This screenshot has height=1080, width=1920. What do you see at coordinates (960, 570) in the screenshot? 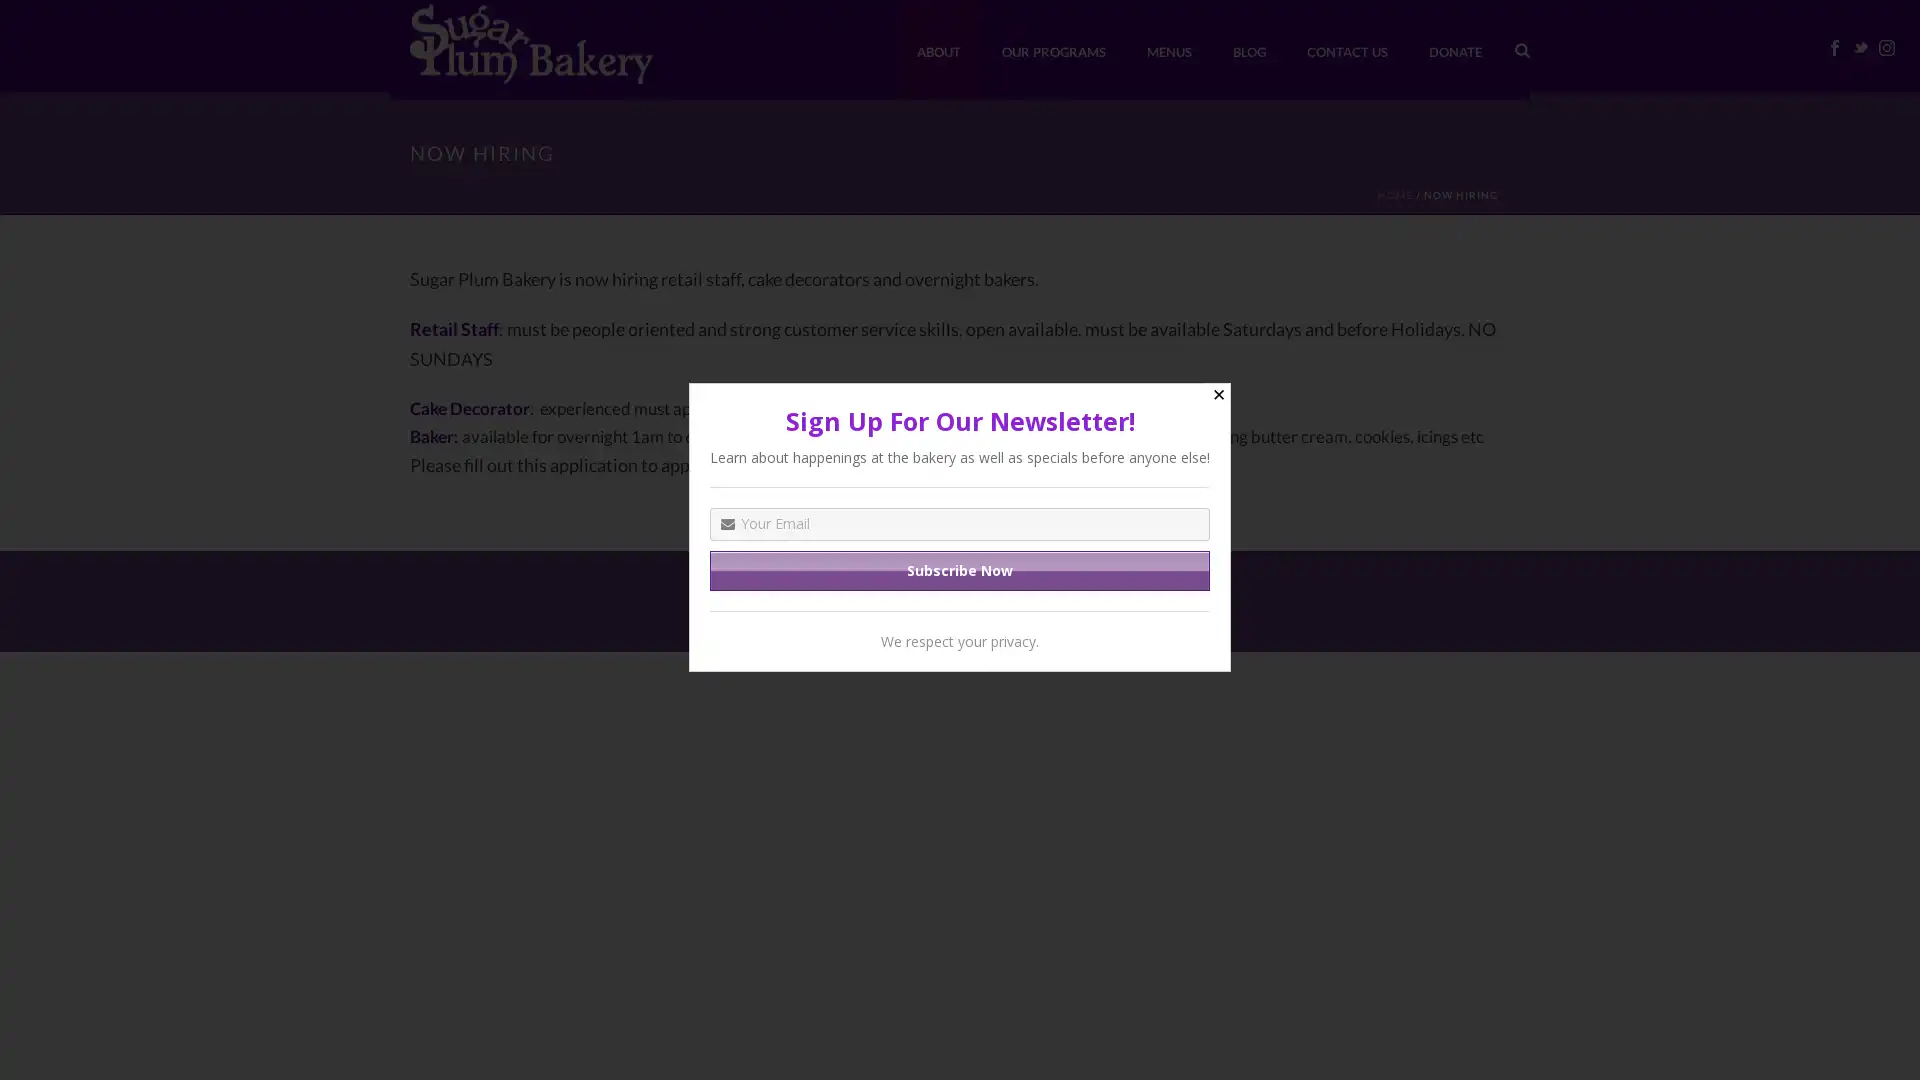
I see `Subscribe Now` at bounding box center [960, 570].